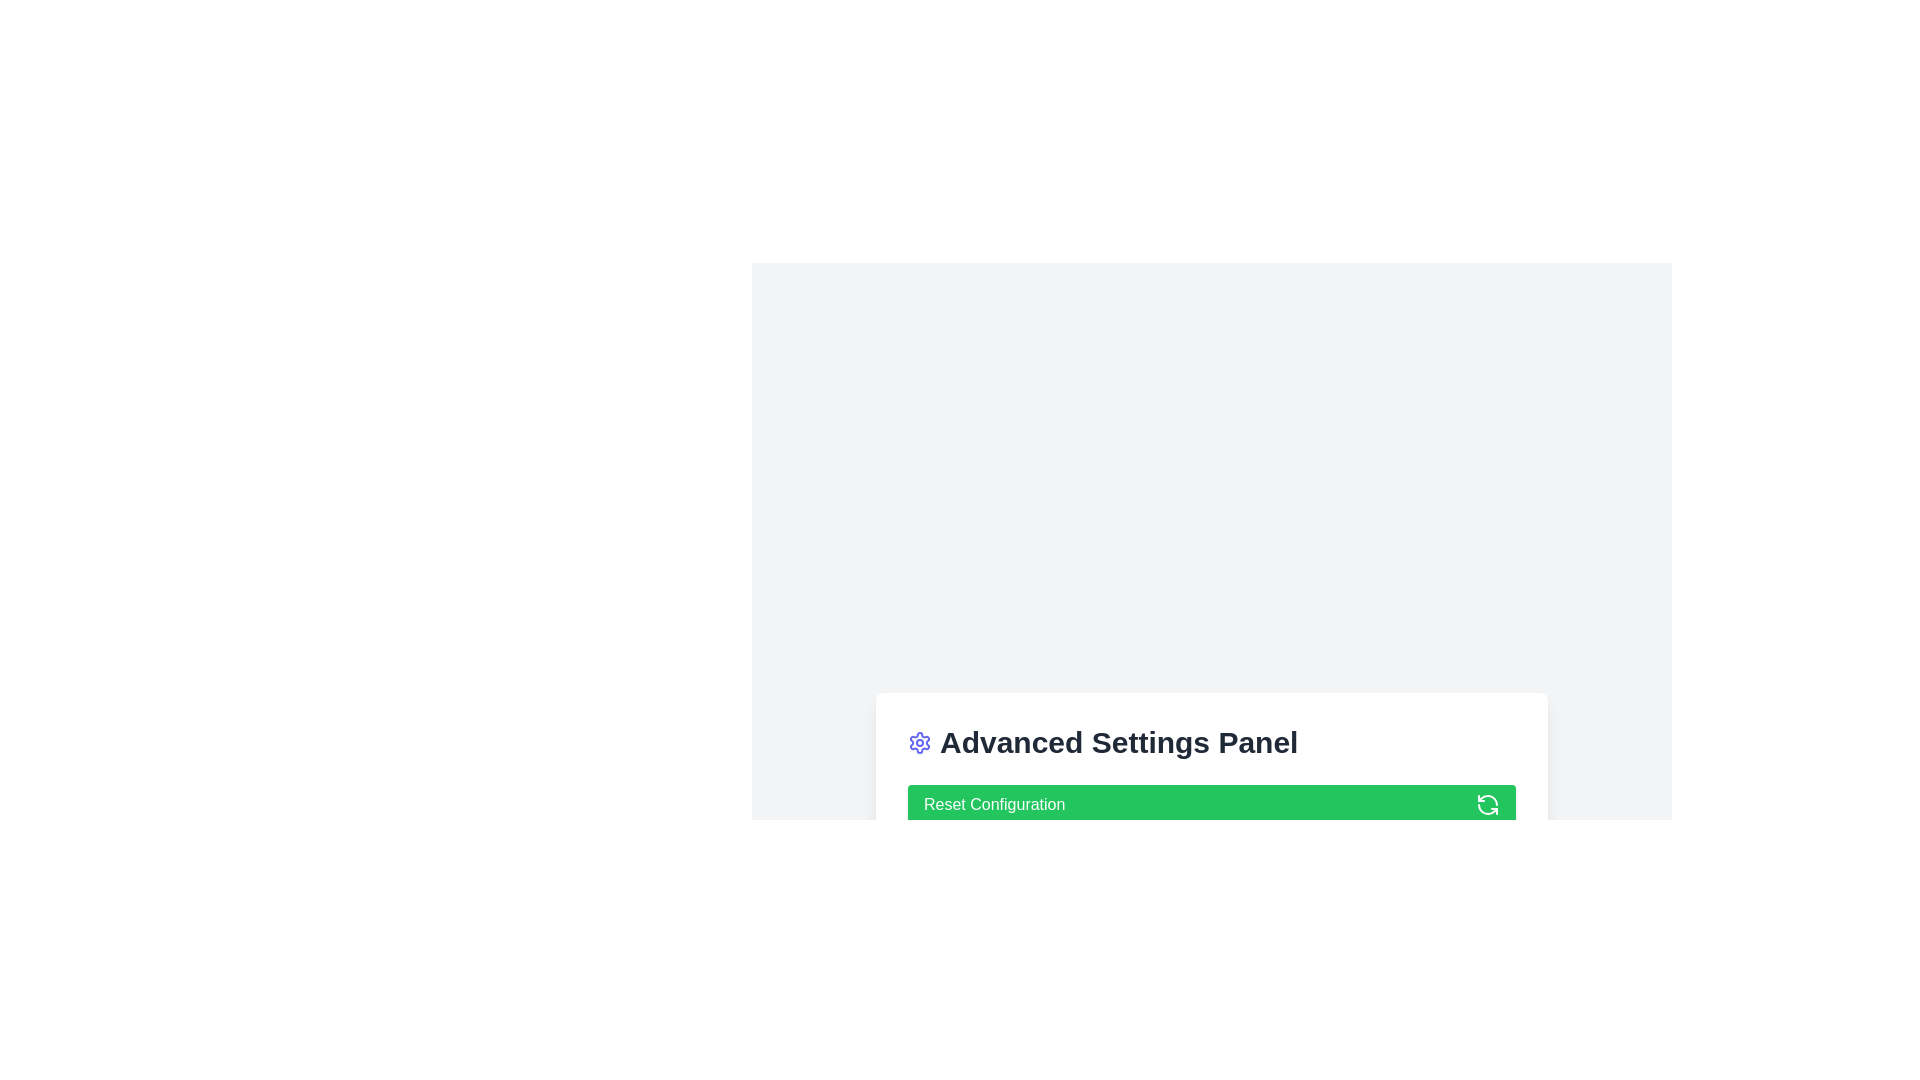 This screenshot has height=1080, width=1920. I want to click on the settings icon, which is a vector-based graphical representation, so click(919, 743).